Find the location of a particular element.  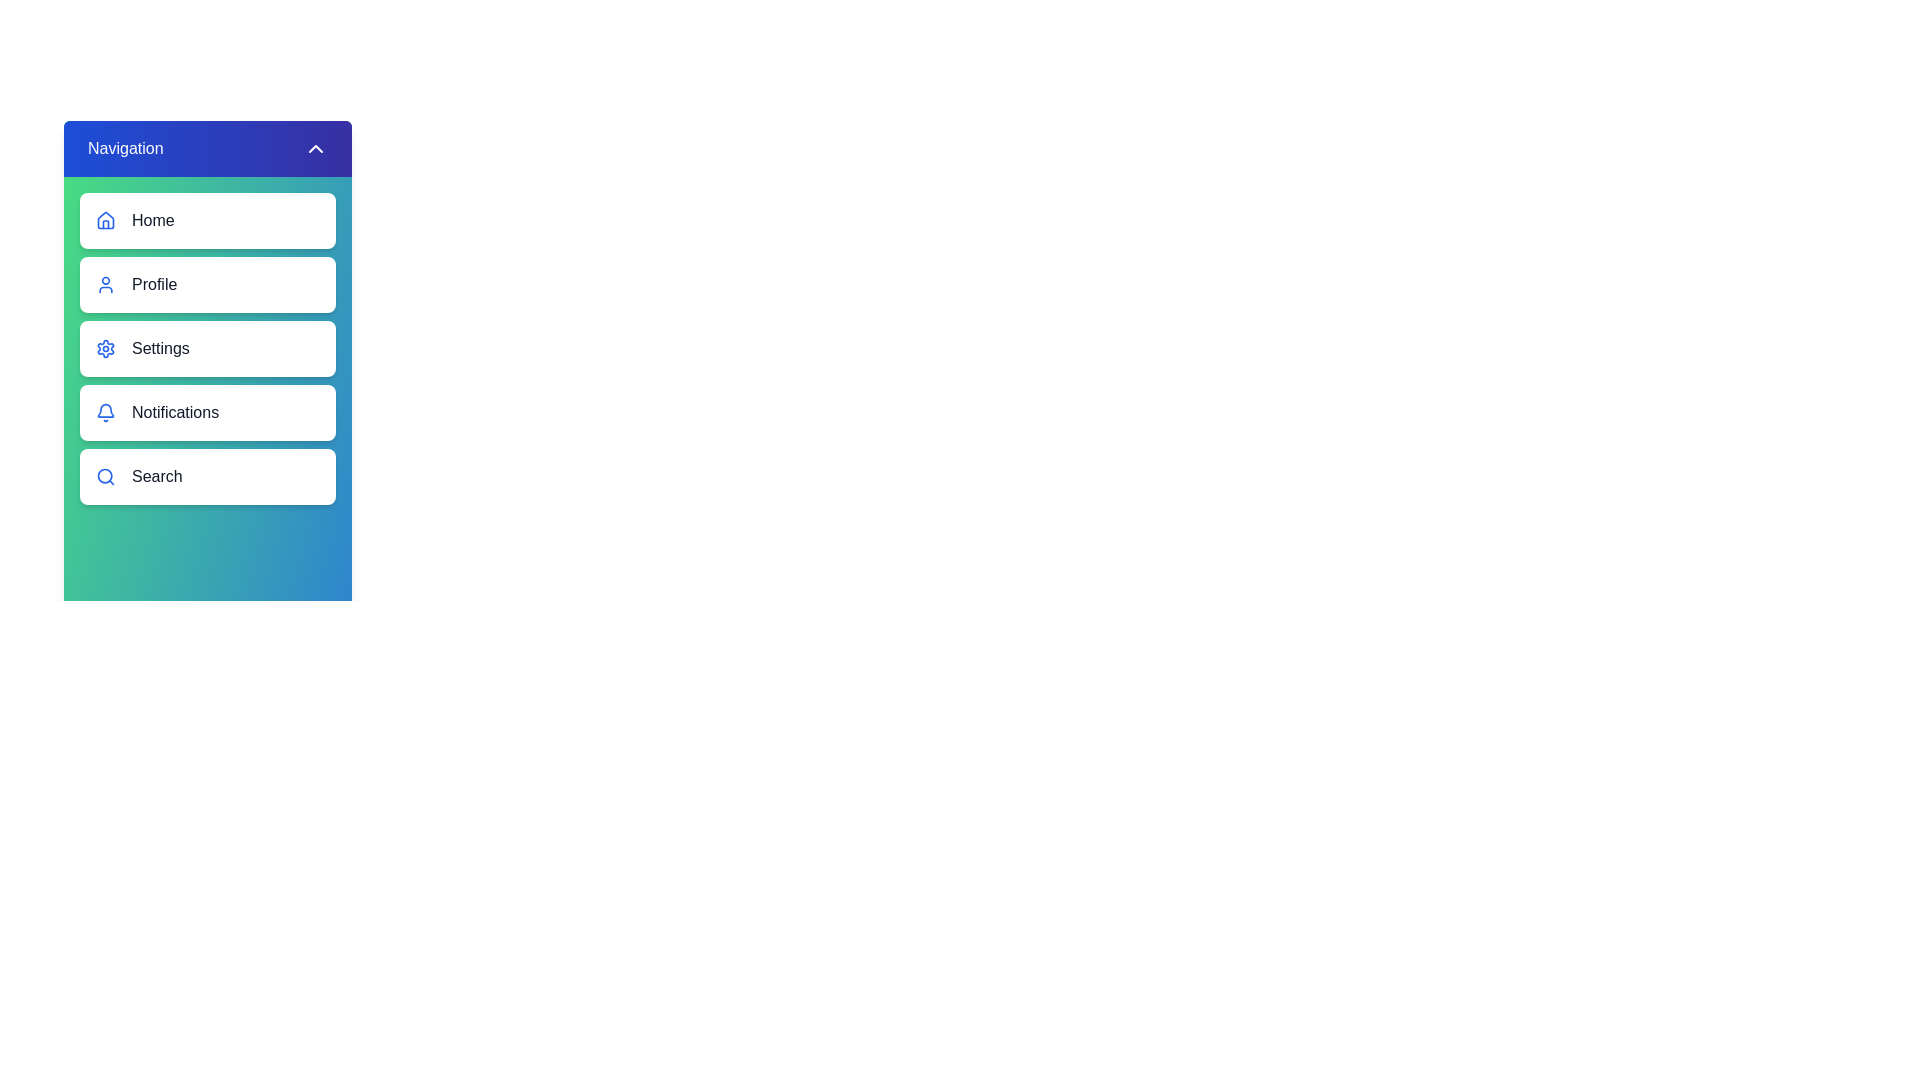

'Settings' label, which is the third item in the vertical navigation menu, to understand its purpose is located at coordinates (160, 347).